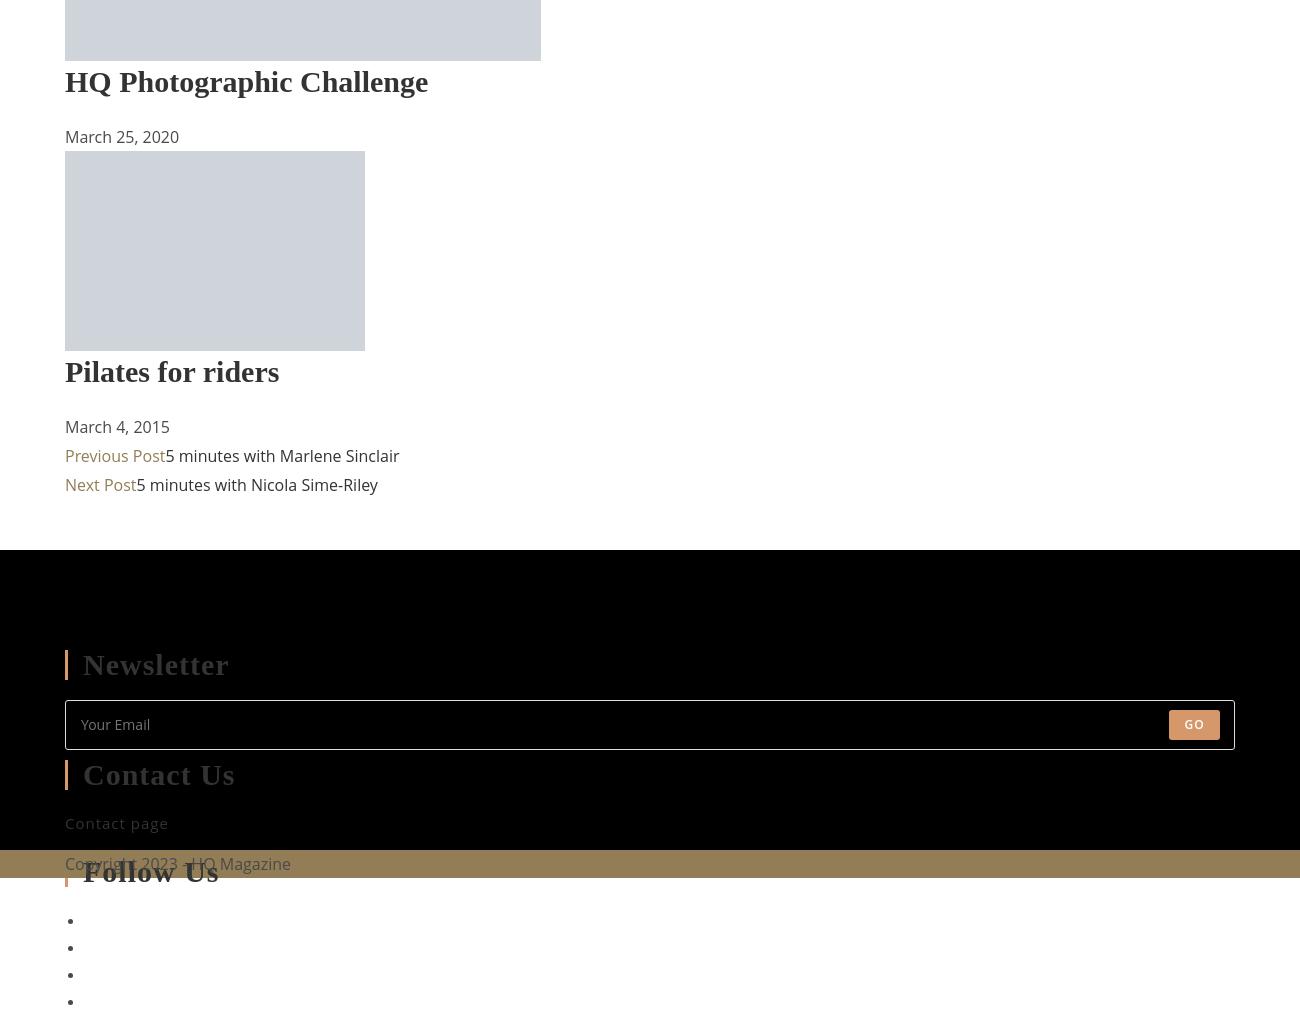 Image resolution: width=1300 pixels, height=1014 pixels. Describe the element at coordinates (134, 483) in the screenshot. I see `'5 minutes with Nicola Sime-Riley'` at that location.